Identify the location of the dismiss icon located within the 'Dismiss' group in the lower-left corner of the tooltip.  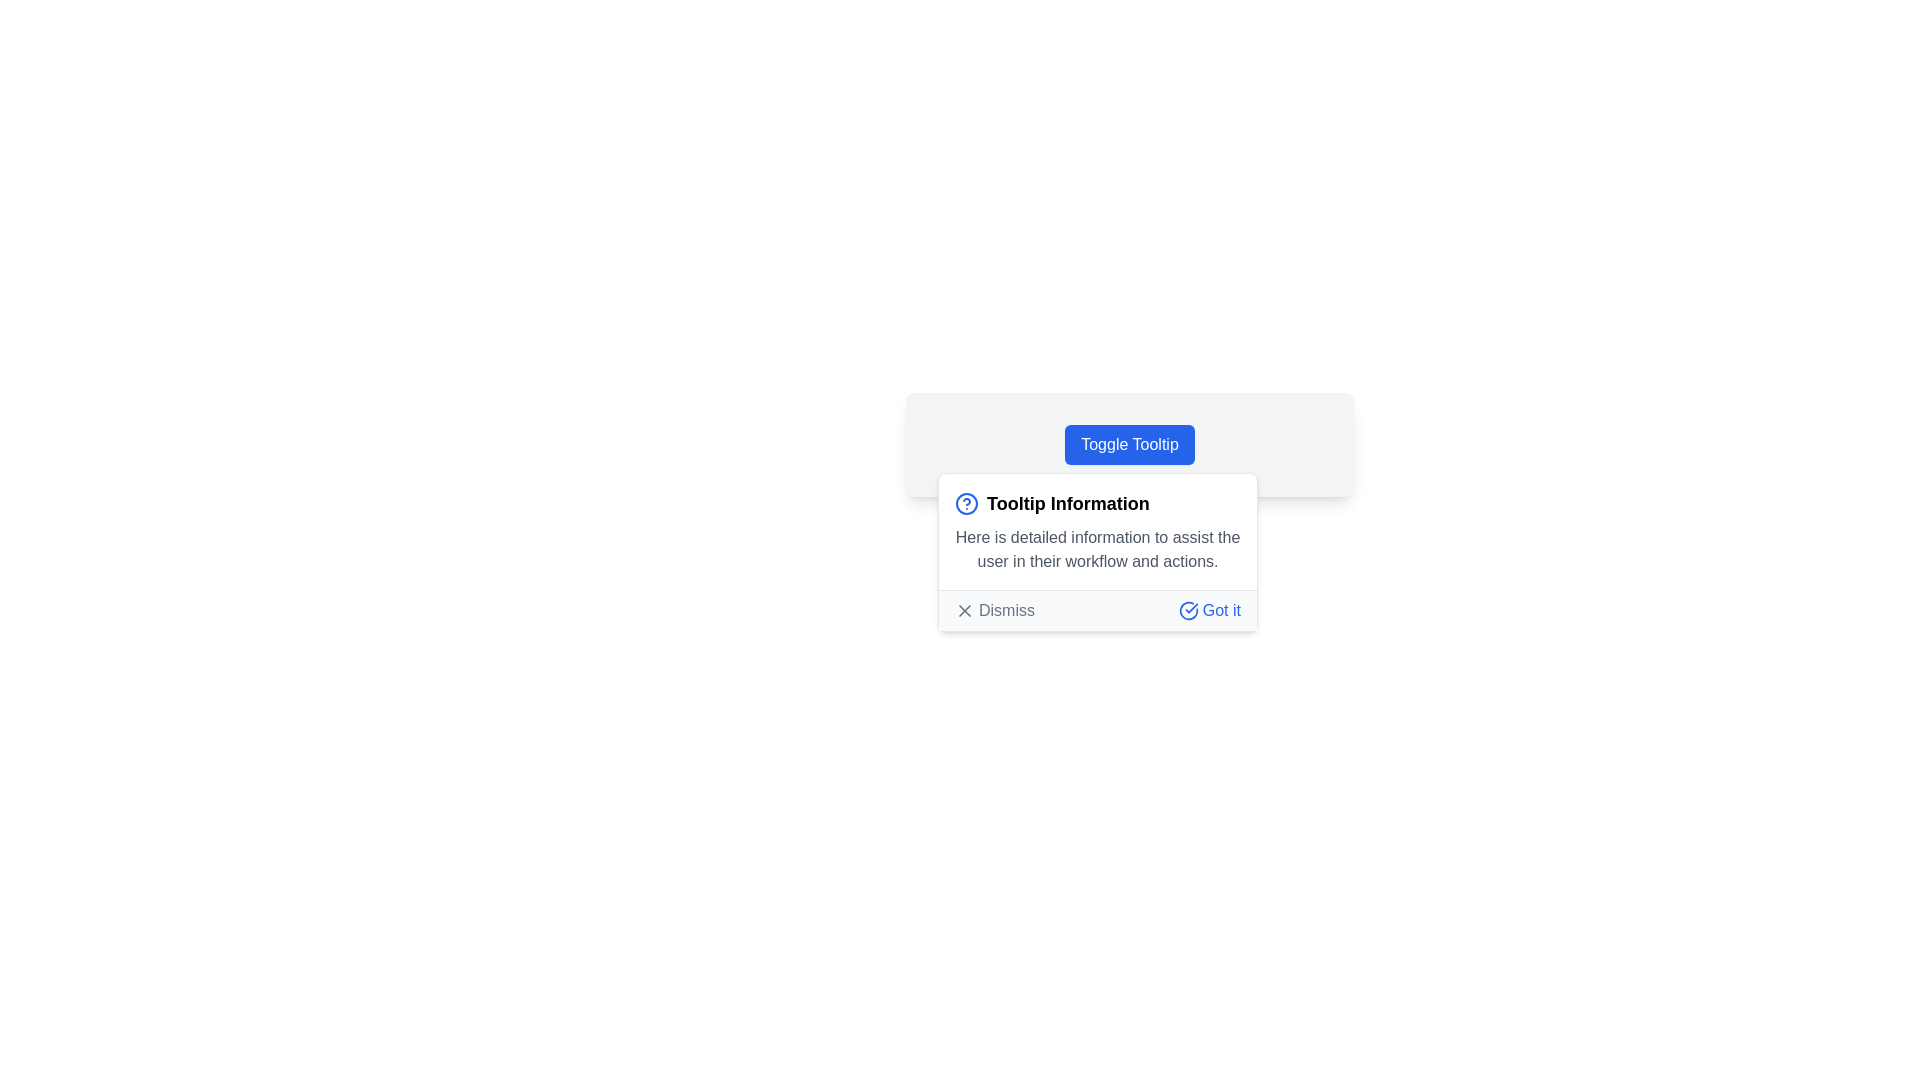
(964, 609).